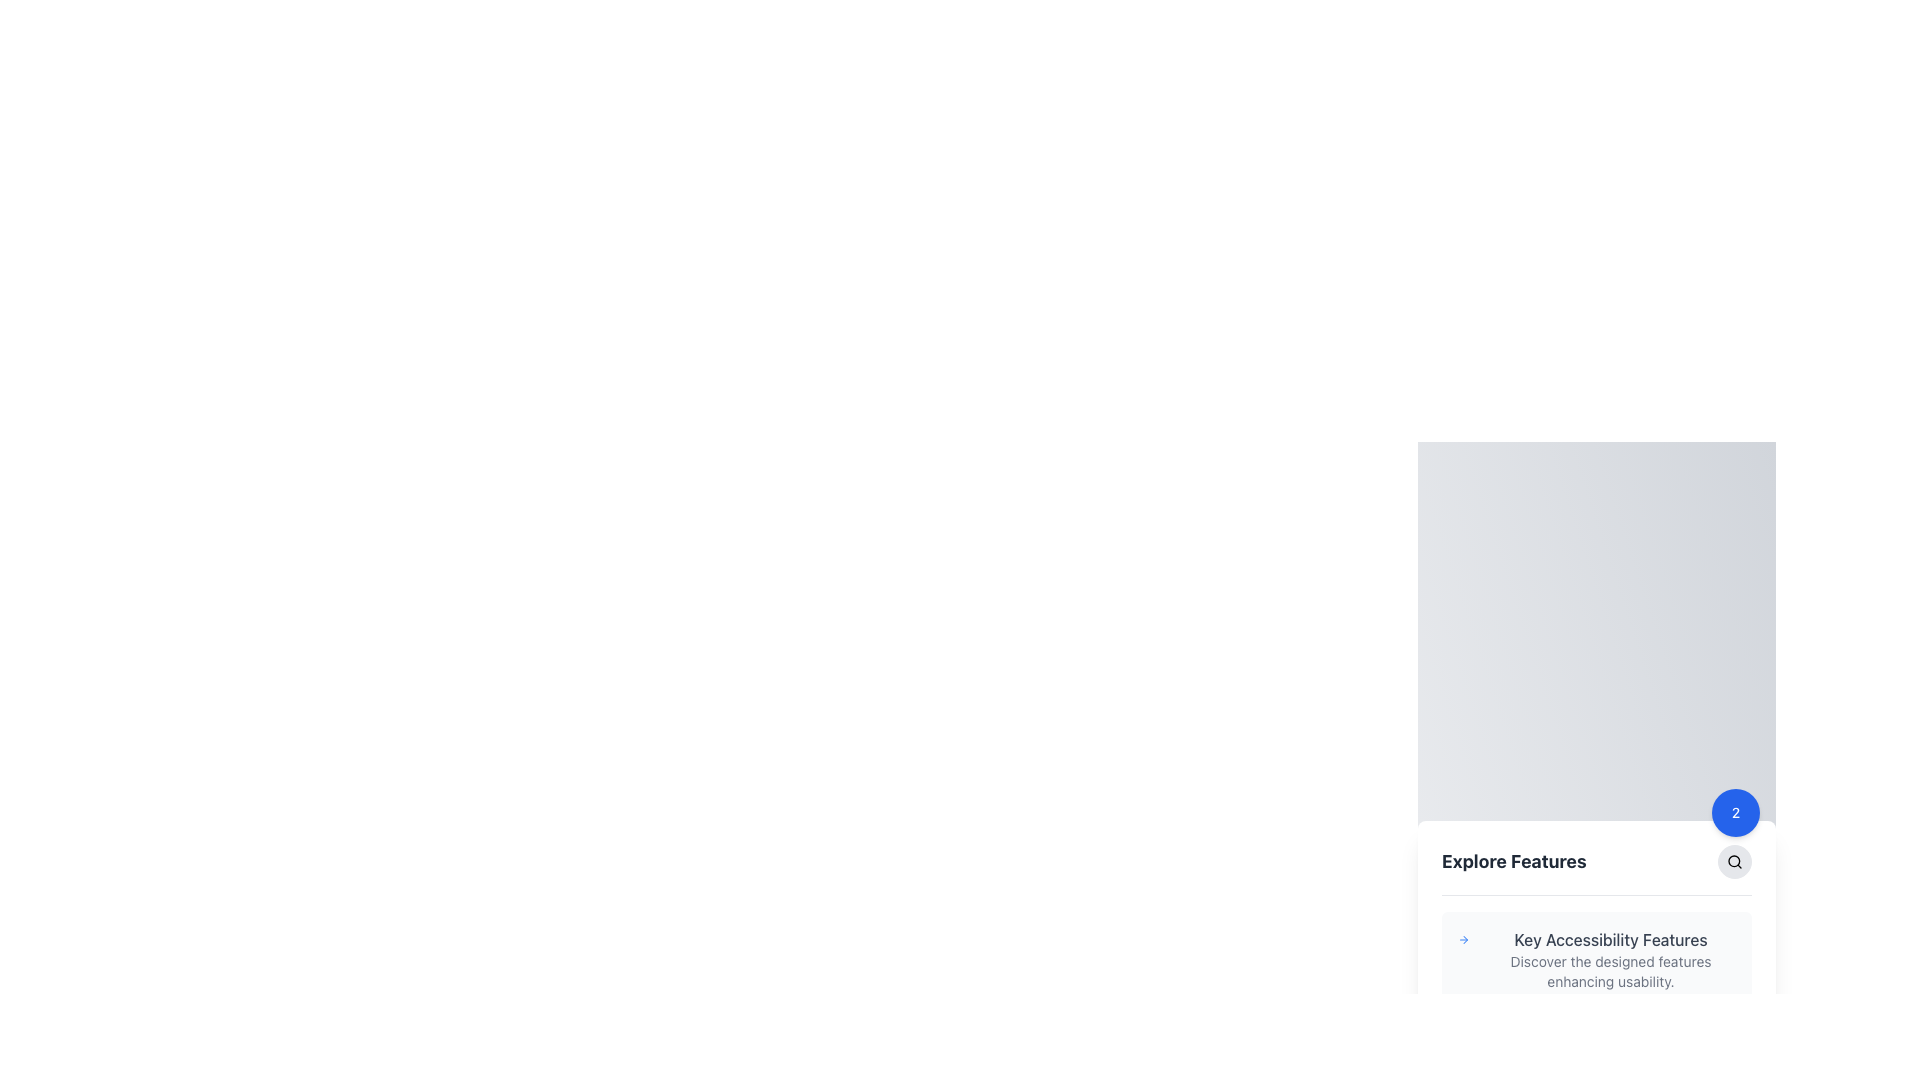 Image resolution: width=1920 pixels, height=1080 pixels. I want to click on the search icon located in the top-right corner of the card, so click(1733, 860).